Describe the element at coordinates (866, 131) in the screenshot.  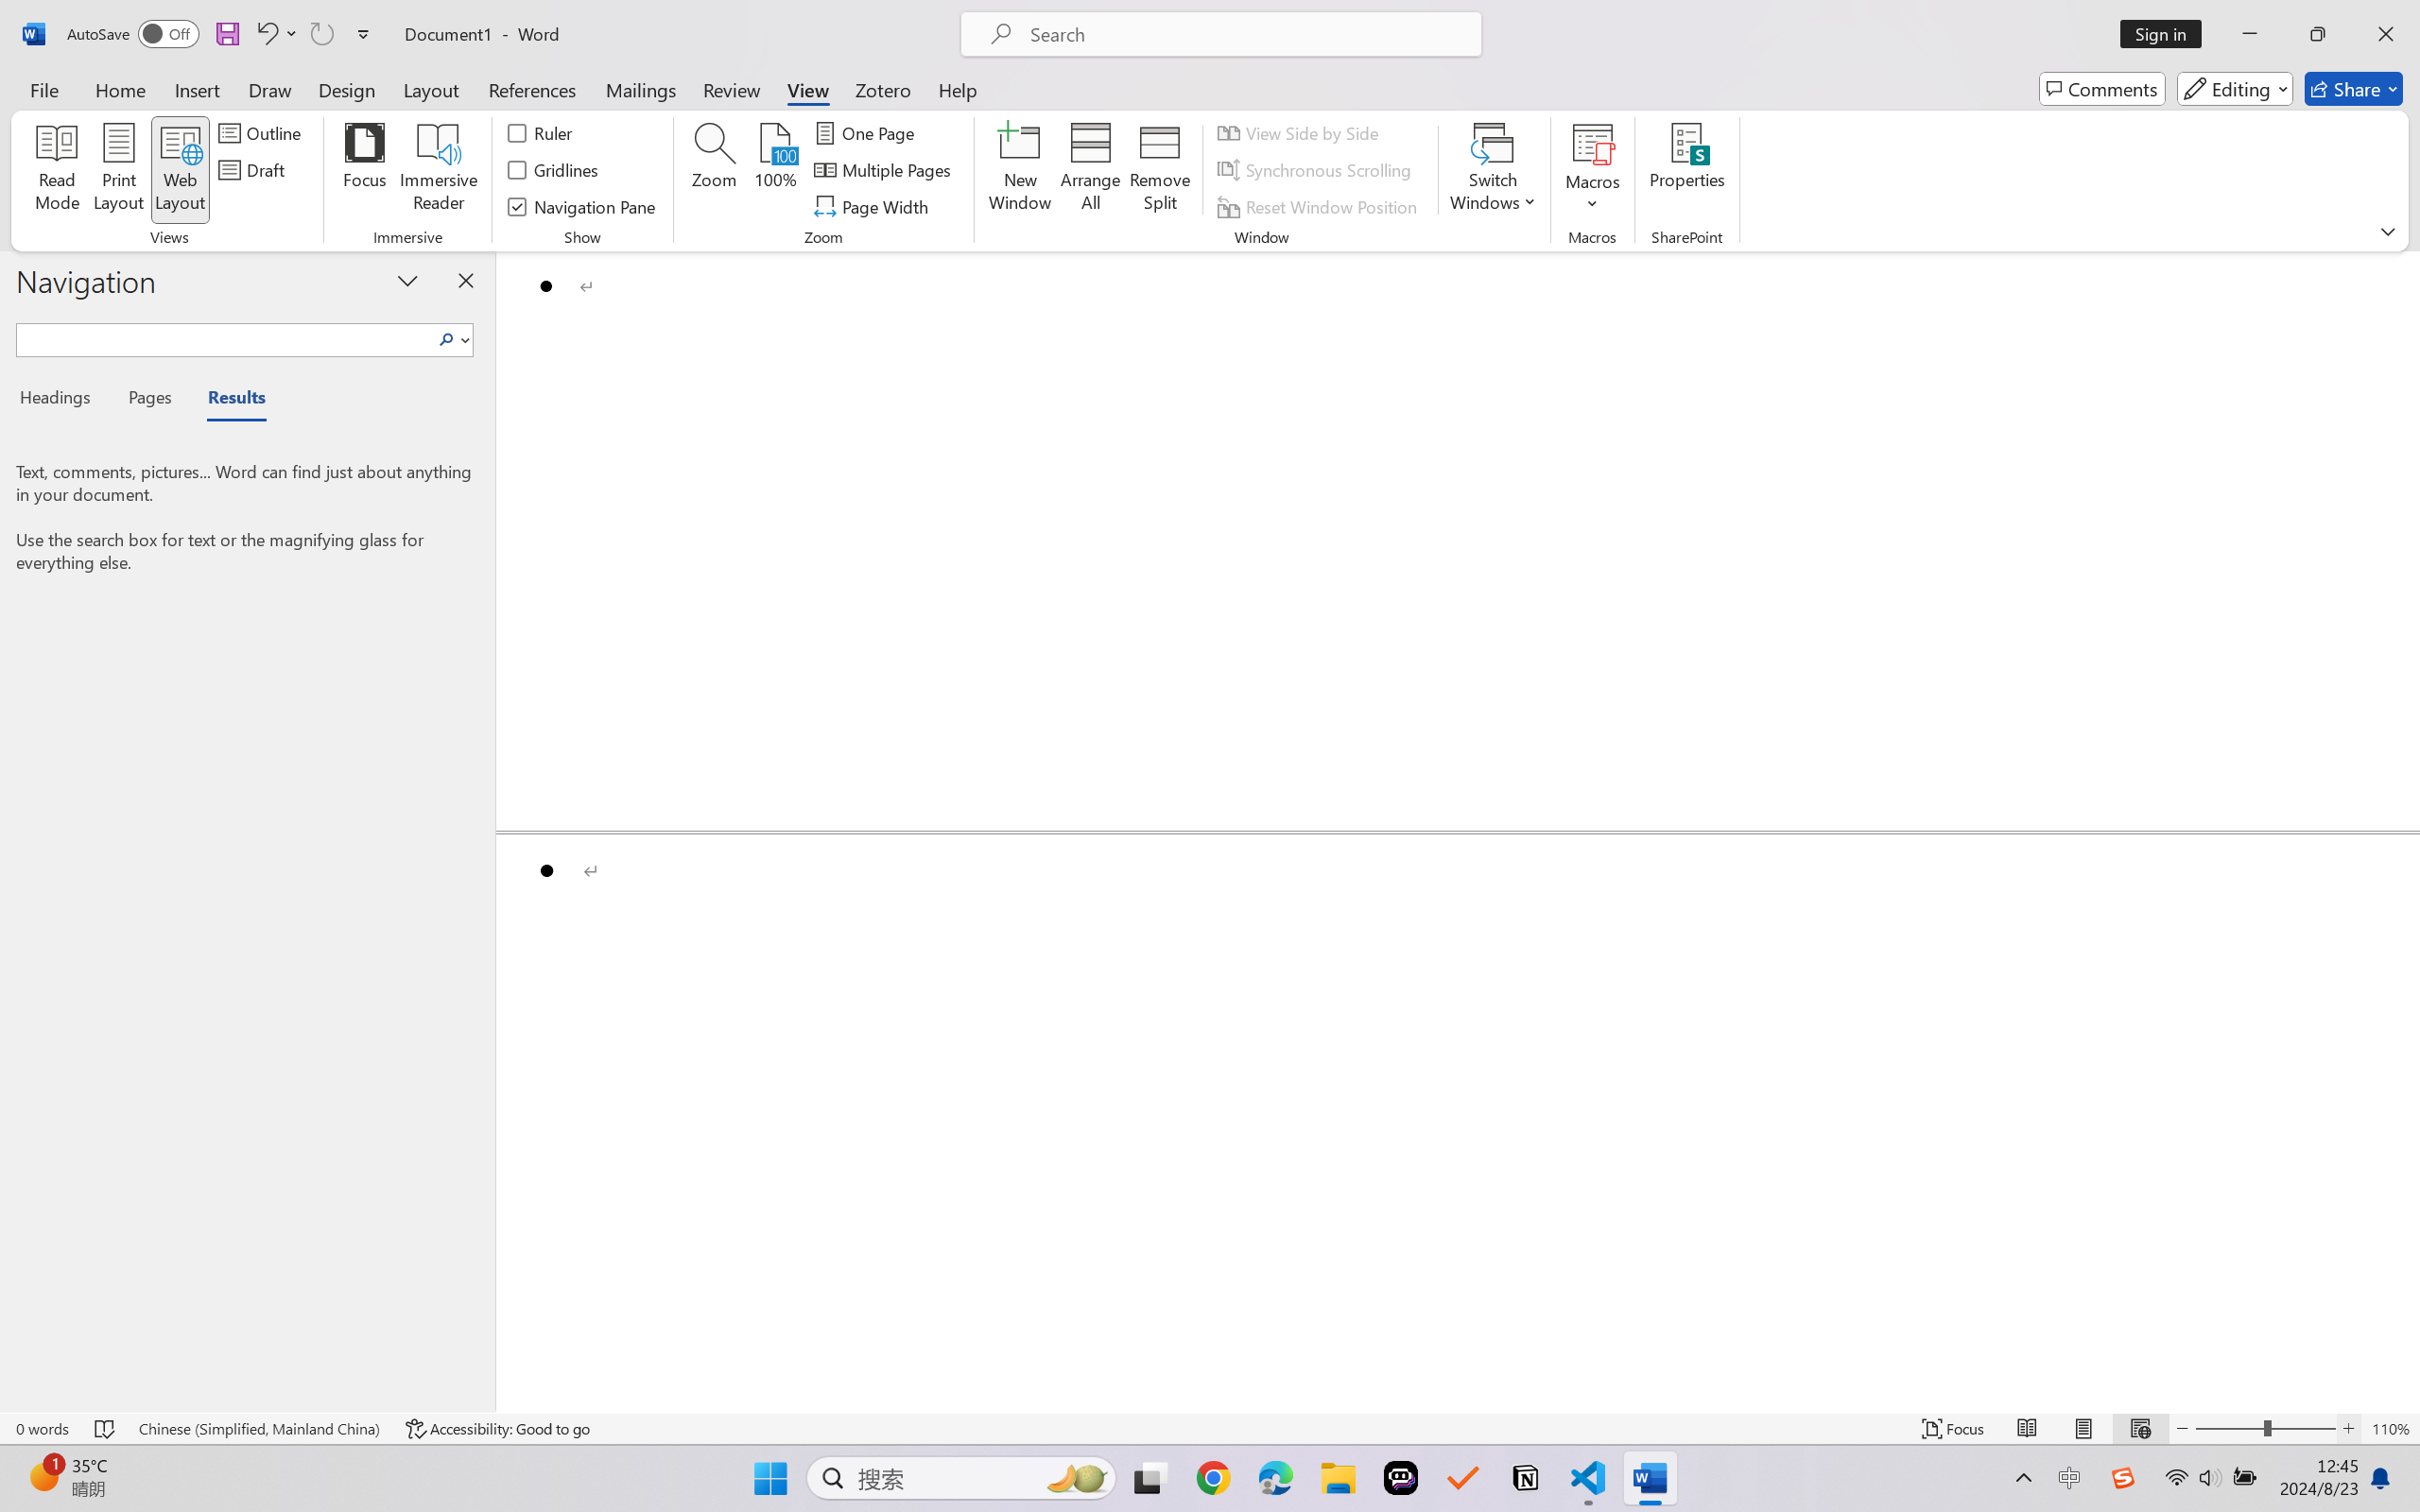
I see `'One Page'` at that location.